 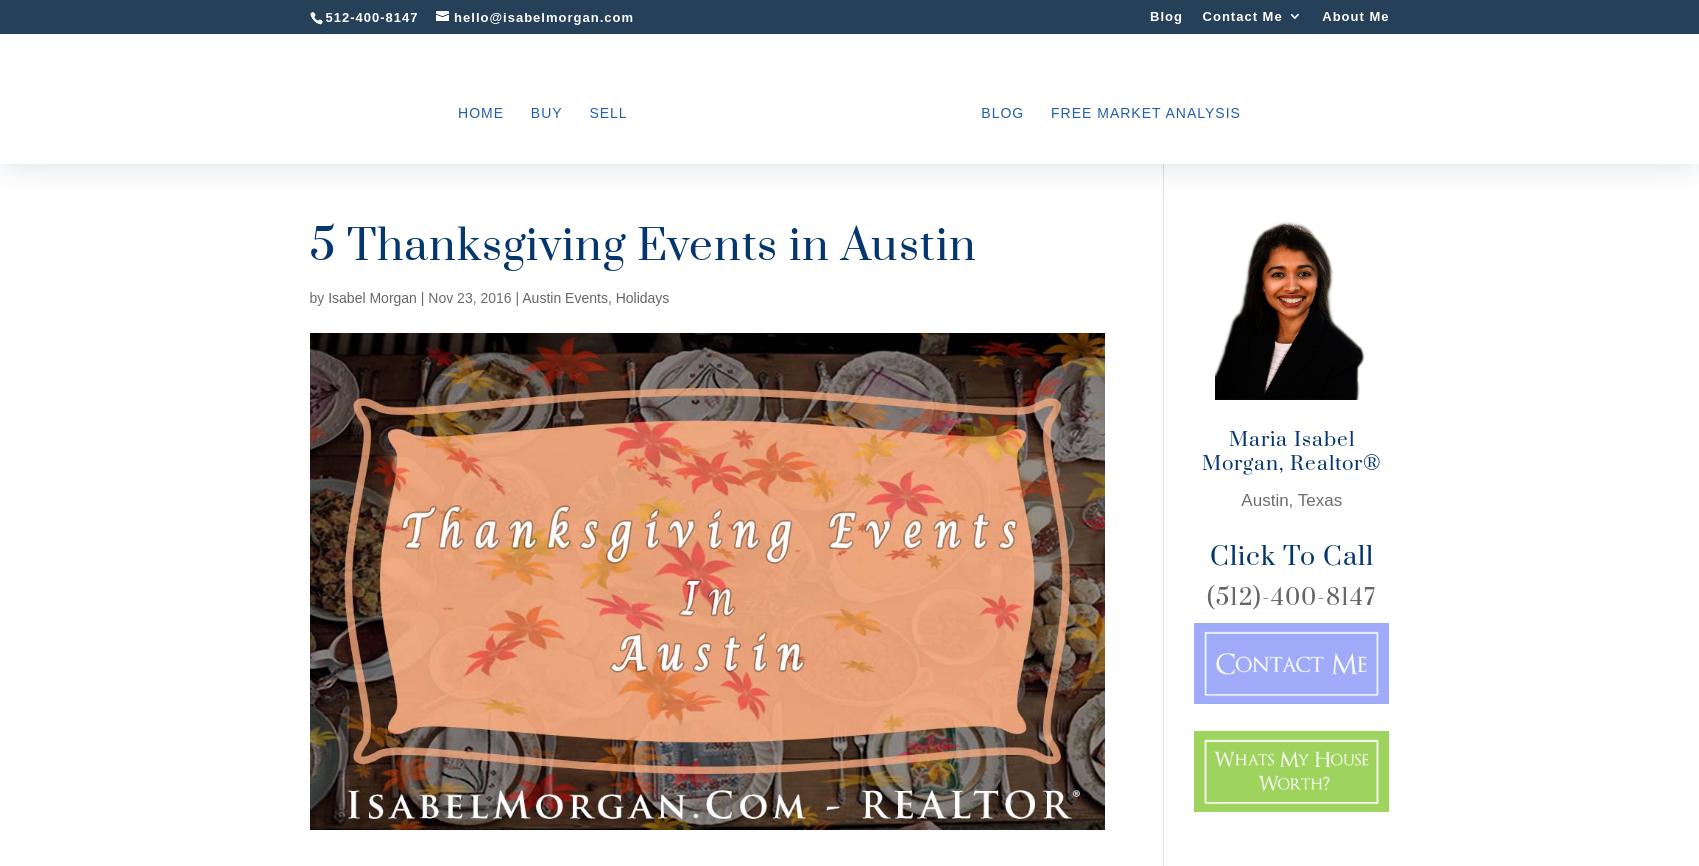 What do you see at coordinates (642, 296) in the screenshot?
I see `'Holidays'` at bounding box center [642, 296].